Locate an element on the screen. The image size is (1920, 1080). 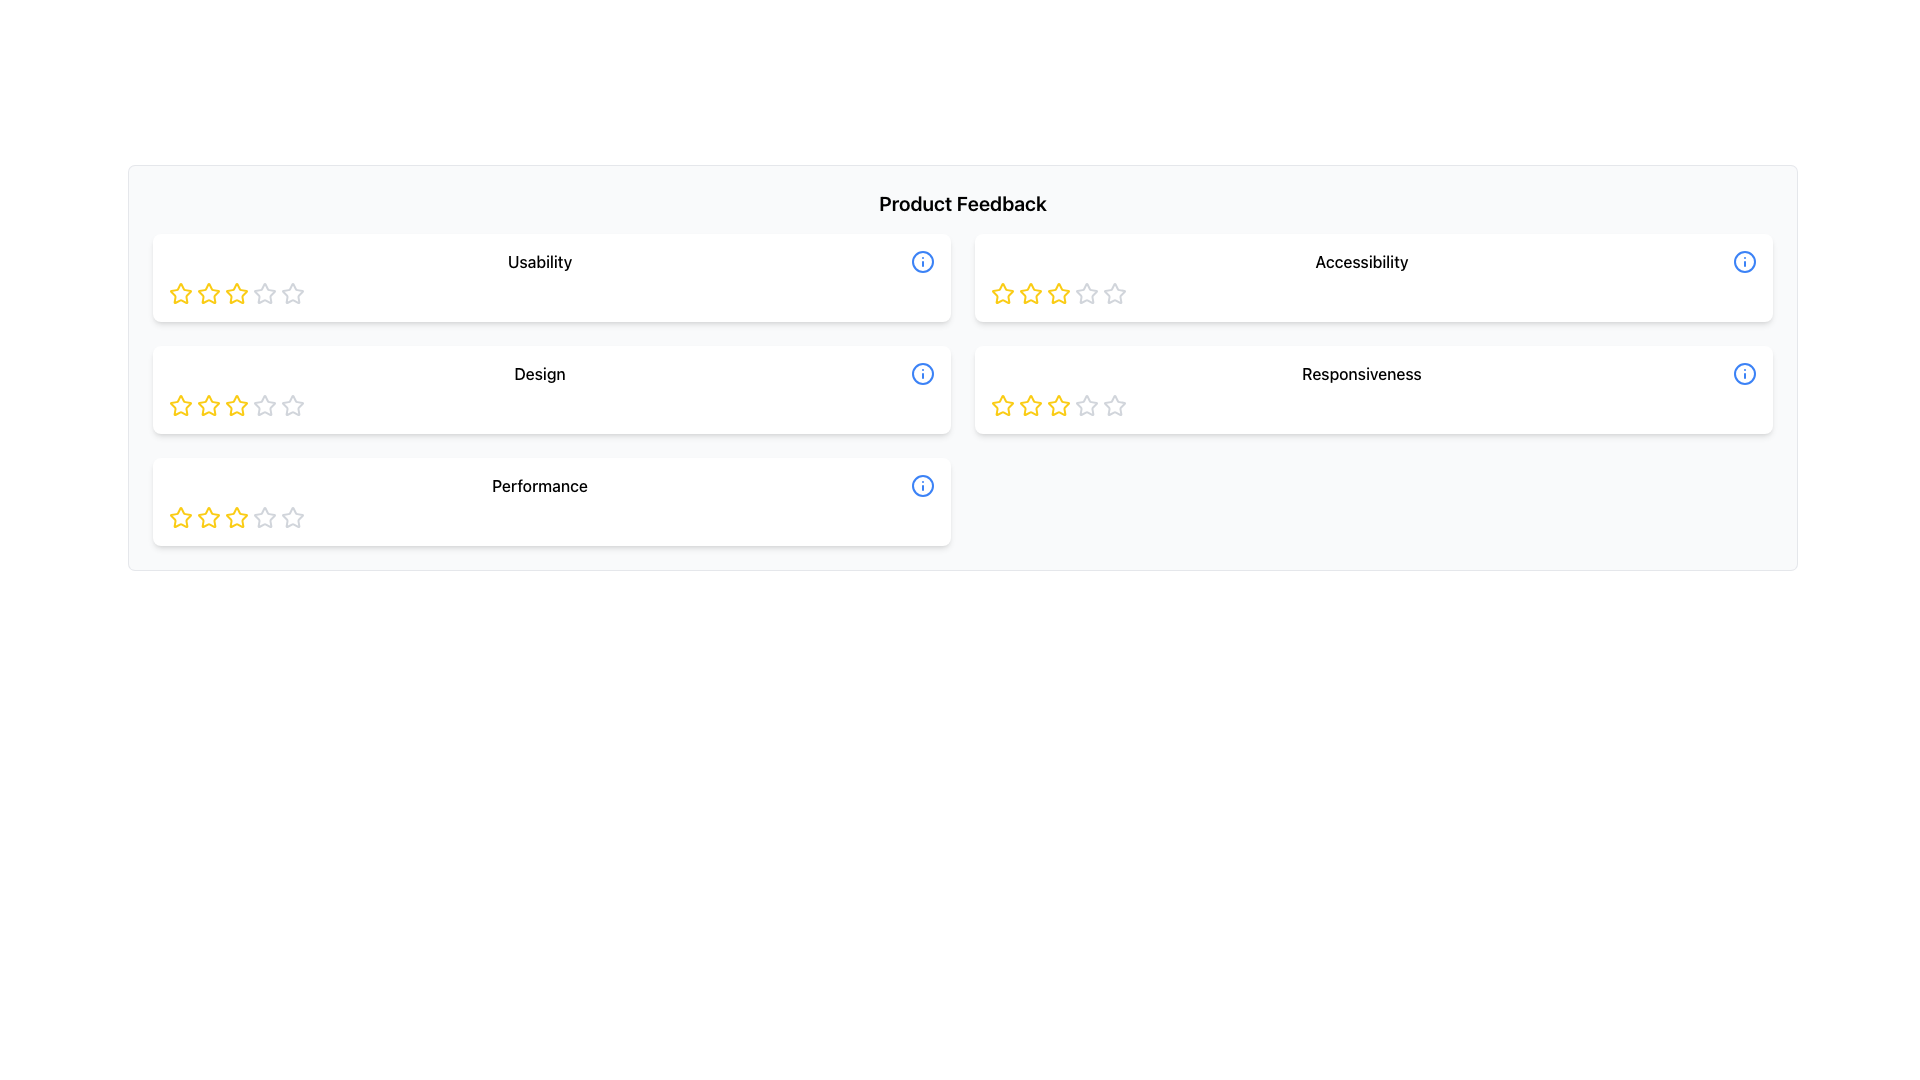
the first star icon in the 'Performance' section is located at coordinates (209, 516).